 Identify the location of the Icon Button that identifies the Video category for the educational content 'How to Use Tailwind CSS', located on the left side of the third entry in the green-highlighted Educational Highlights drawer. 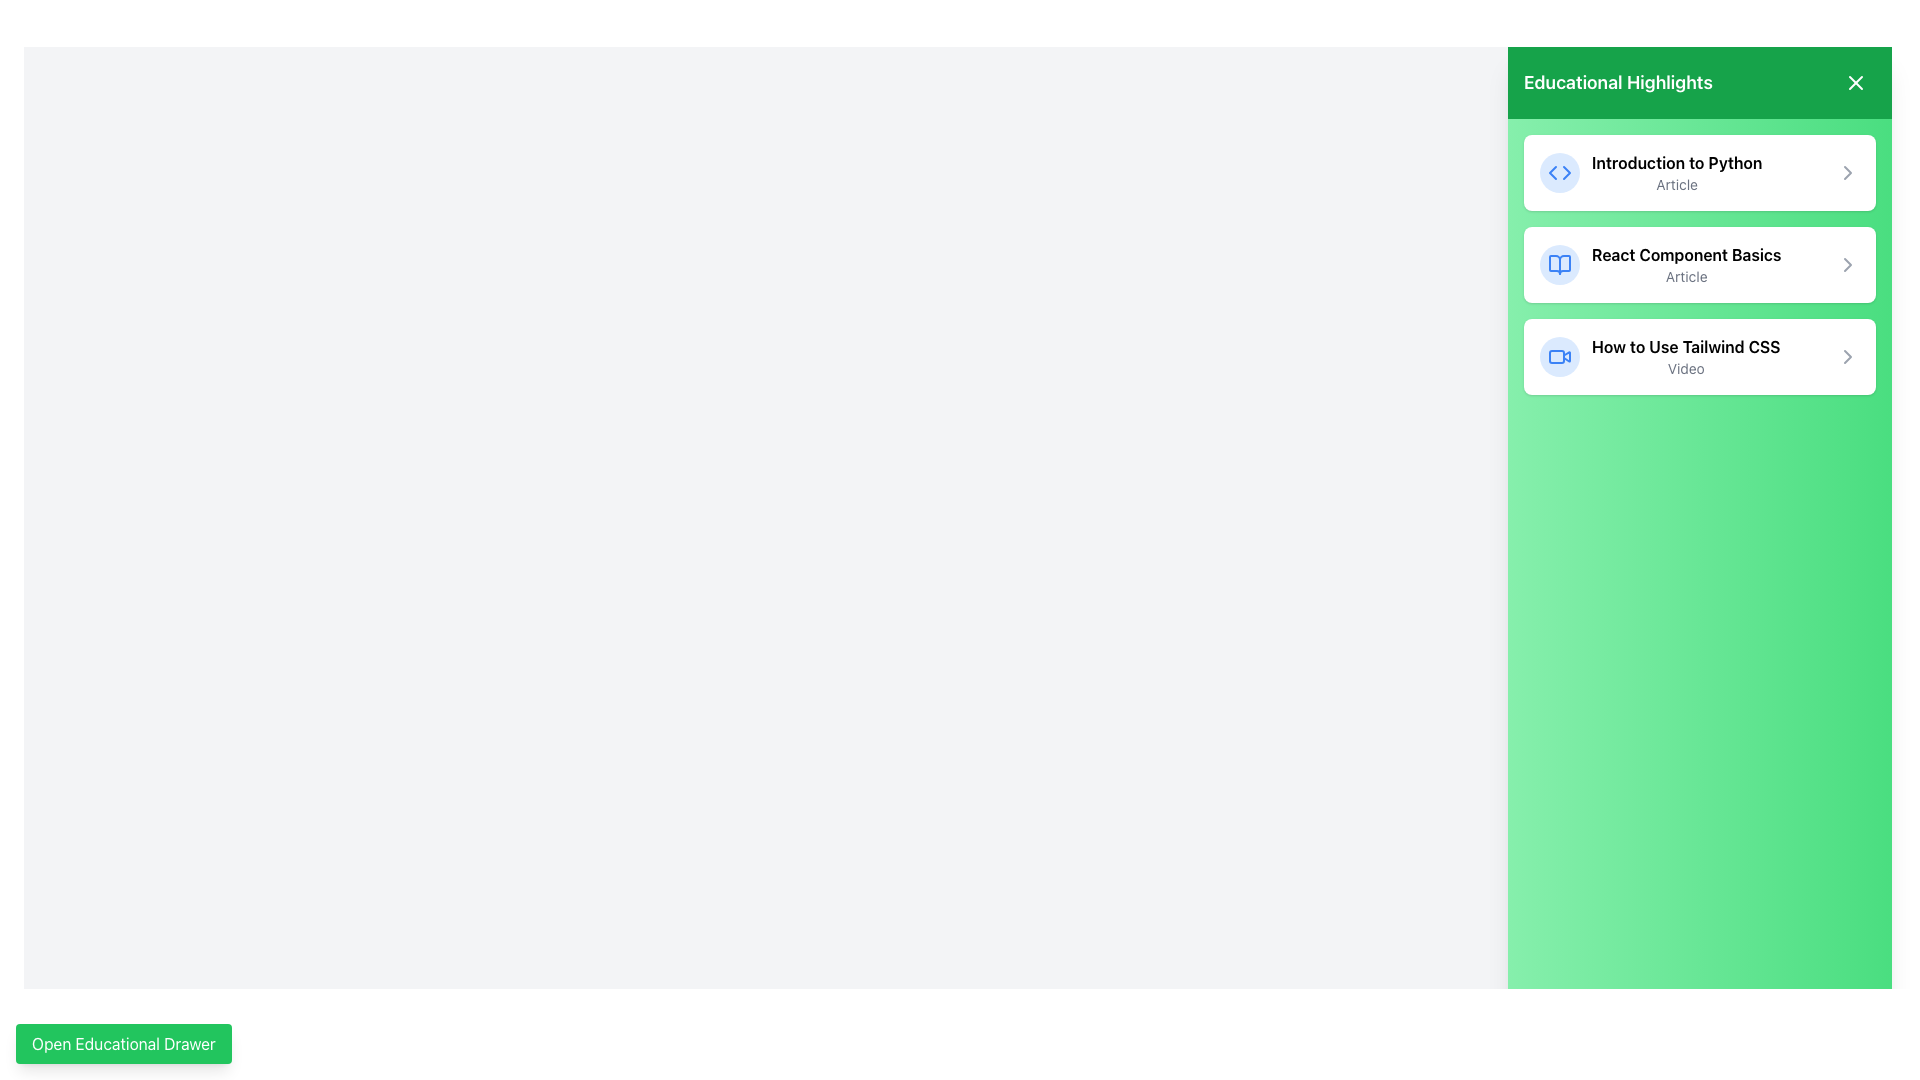
(1559, 356).